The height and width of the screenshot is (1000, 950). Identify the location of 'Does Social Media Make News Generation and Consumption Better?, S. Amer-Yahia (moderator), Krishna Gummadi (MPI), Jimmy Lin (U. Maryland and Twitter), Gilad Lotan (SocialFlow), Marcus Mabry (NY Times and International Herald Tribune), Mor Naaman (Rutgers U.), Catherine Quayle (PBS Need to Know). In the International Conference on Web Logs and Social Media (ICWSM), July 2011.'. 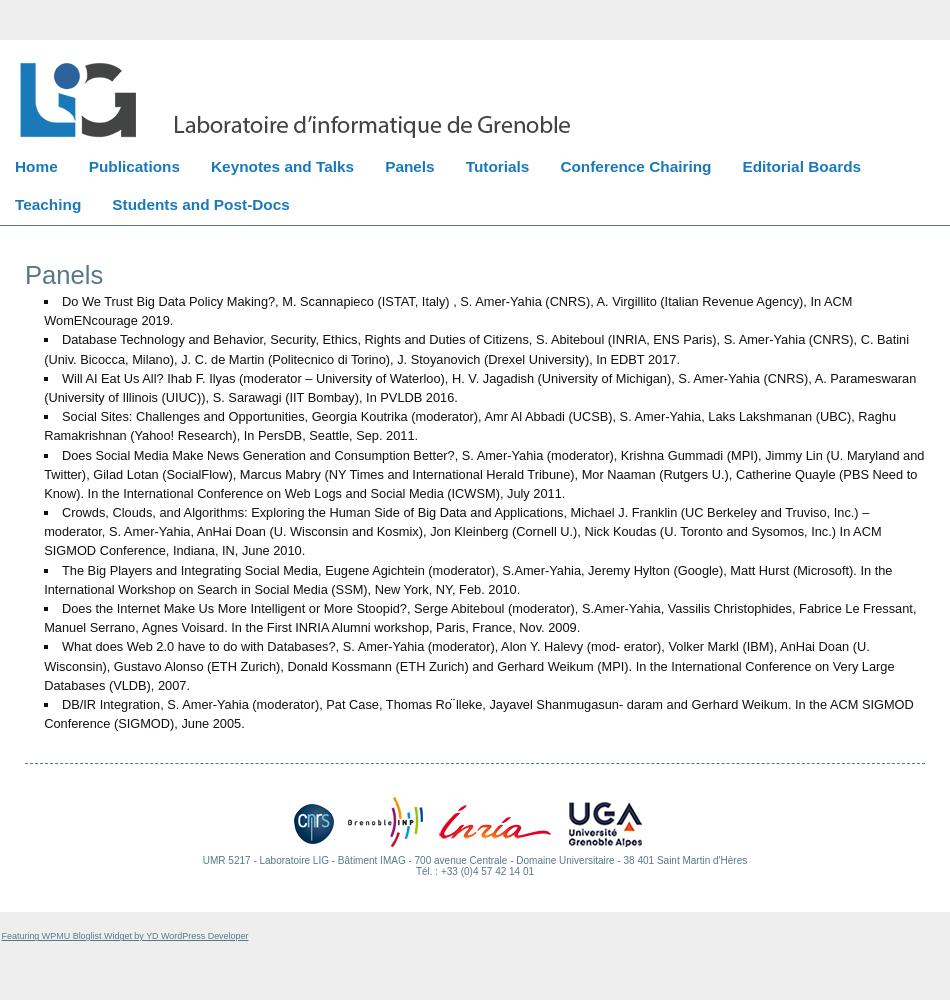
(484, 472).